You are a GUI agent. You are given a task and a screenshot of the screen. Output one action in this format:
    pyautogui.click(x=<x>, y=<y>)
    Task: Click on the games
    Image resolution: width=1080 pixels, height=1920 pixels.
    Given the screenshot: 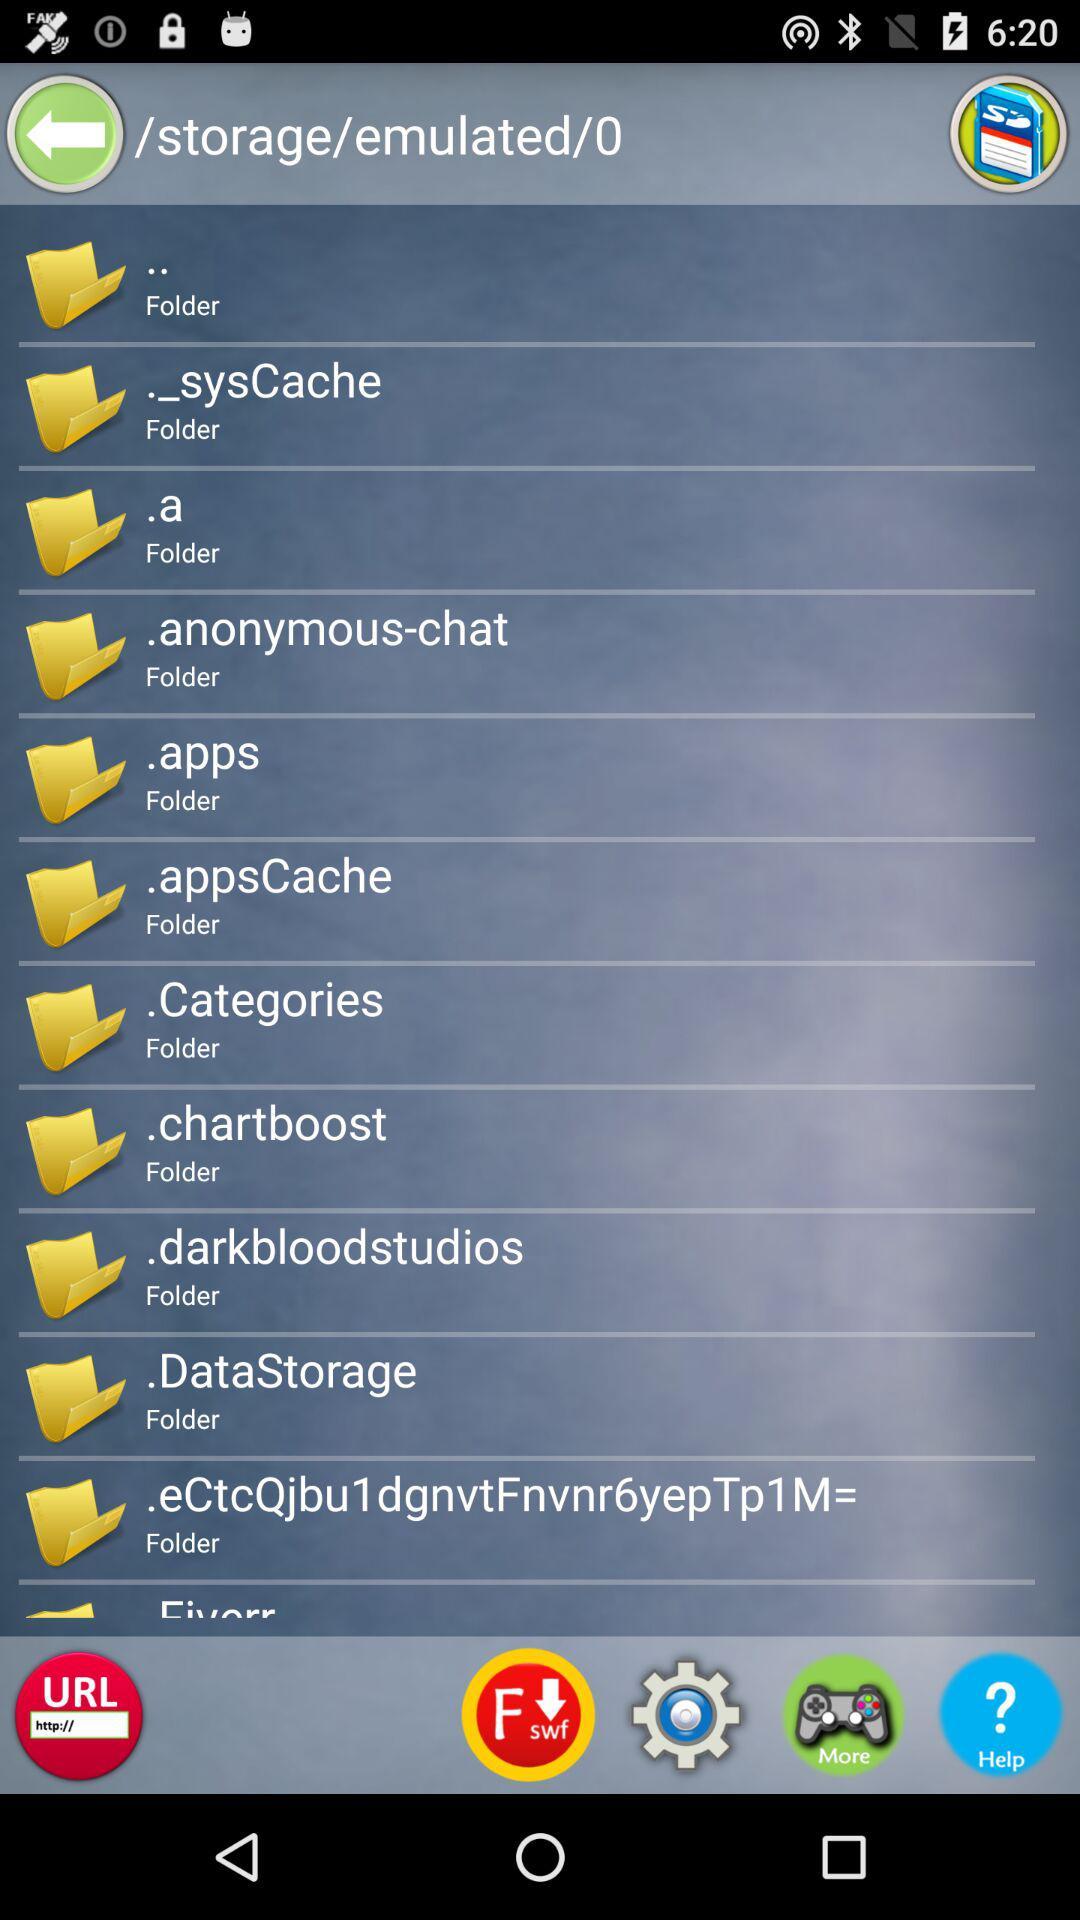 What is the action you would take?
    pyautogui.click(x=843, y=1714)
    